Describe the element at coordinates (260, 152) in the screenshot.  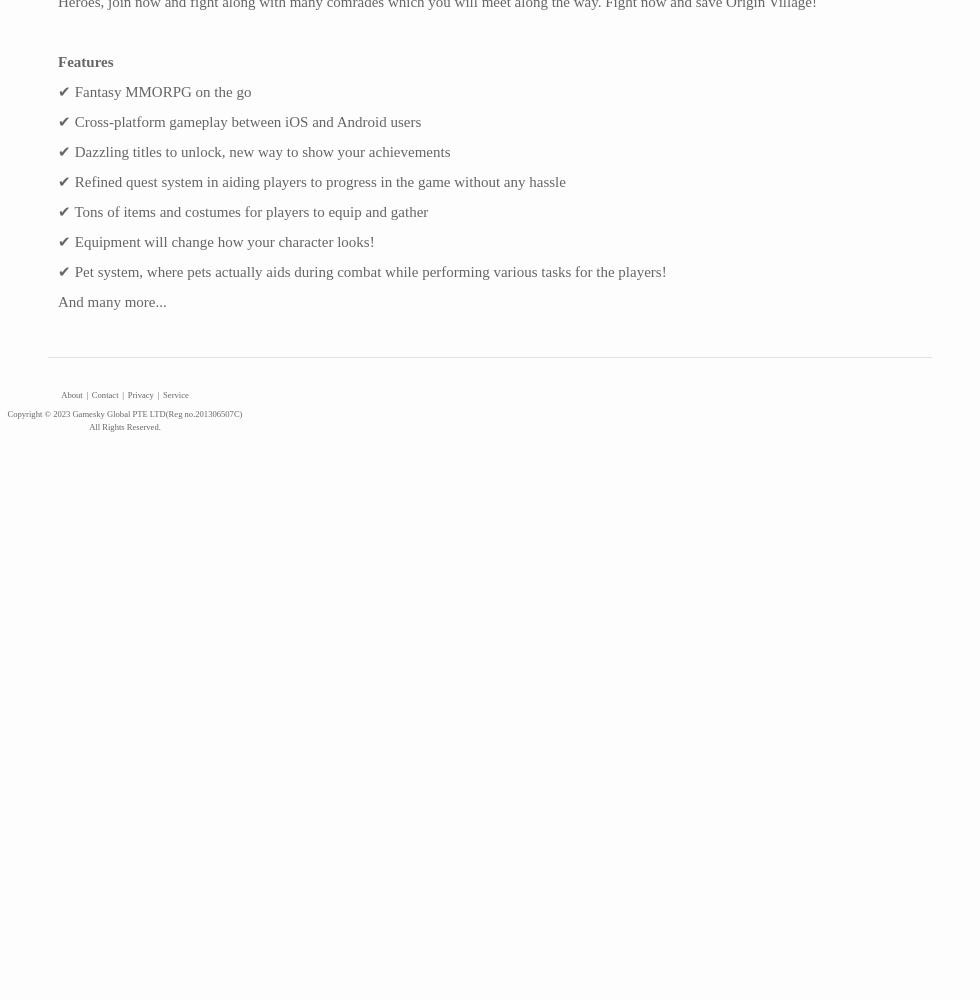
I see `'Dazzling titles to unlock, new way to show your achievements'` at that location.